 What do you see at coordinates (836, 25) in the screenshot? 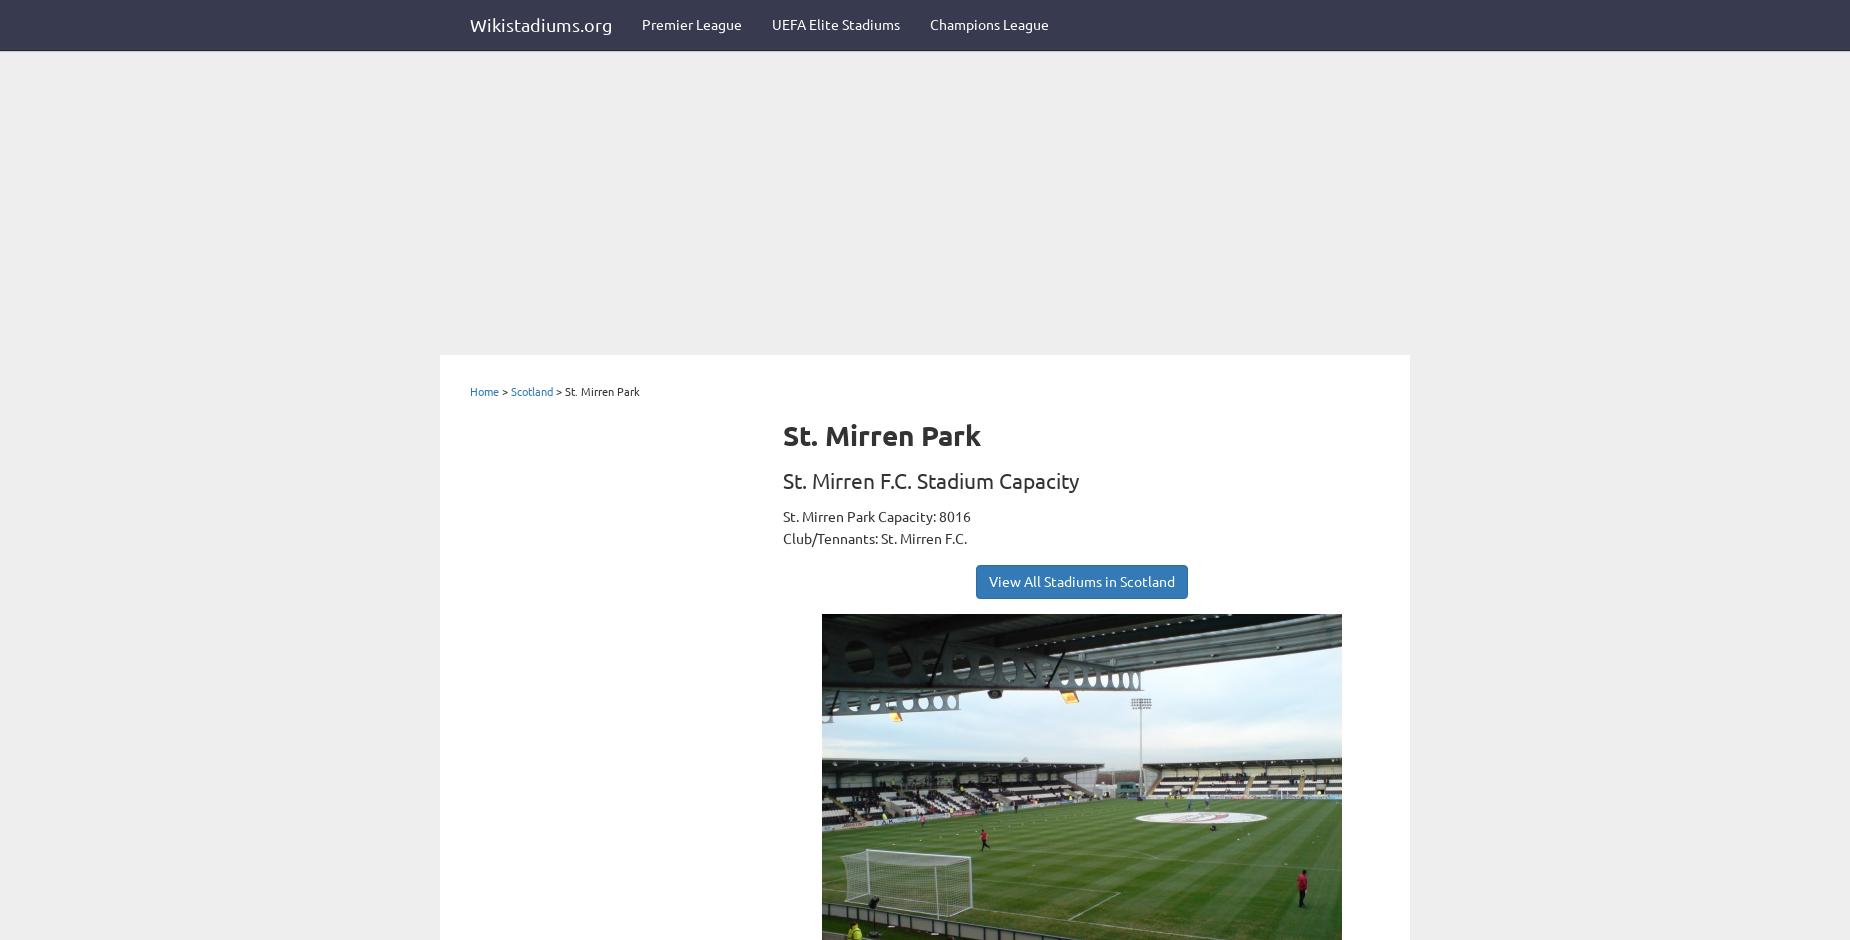
I see `'UEFA Elite Stadiums'` at bounding box center [836, 25].